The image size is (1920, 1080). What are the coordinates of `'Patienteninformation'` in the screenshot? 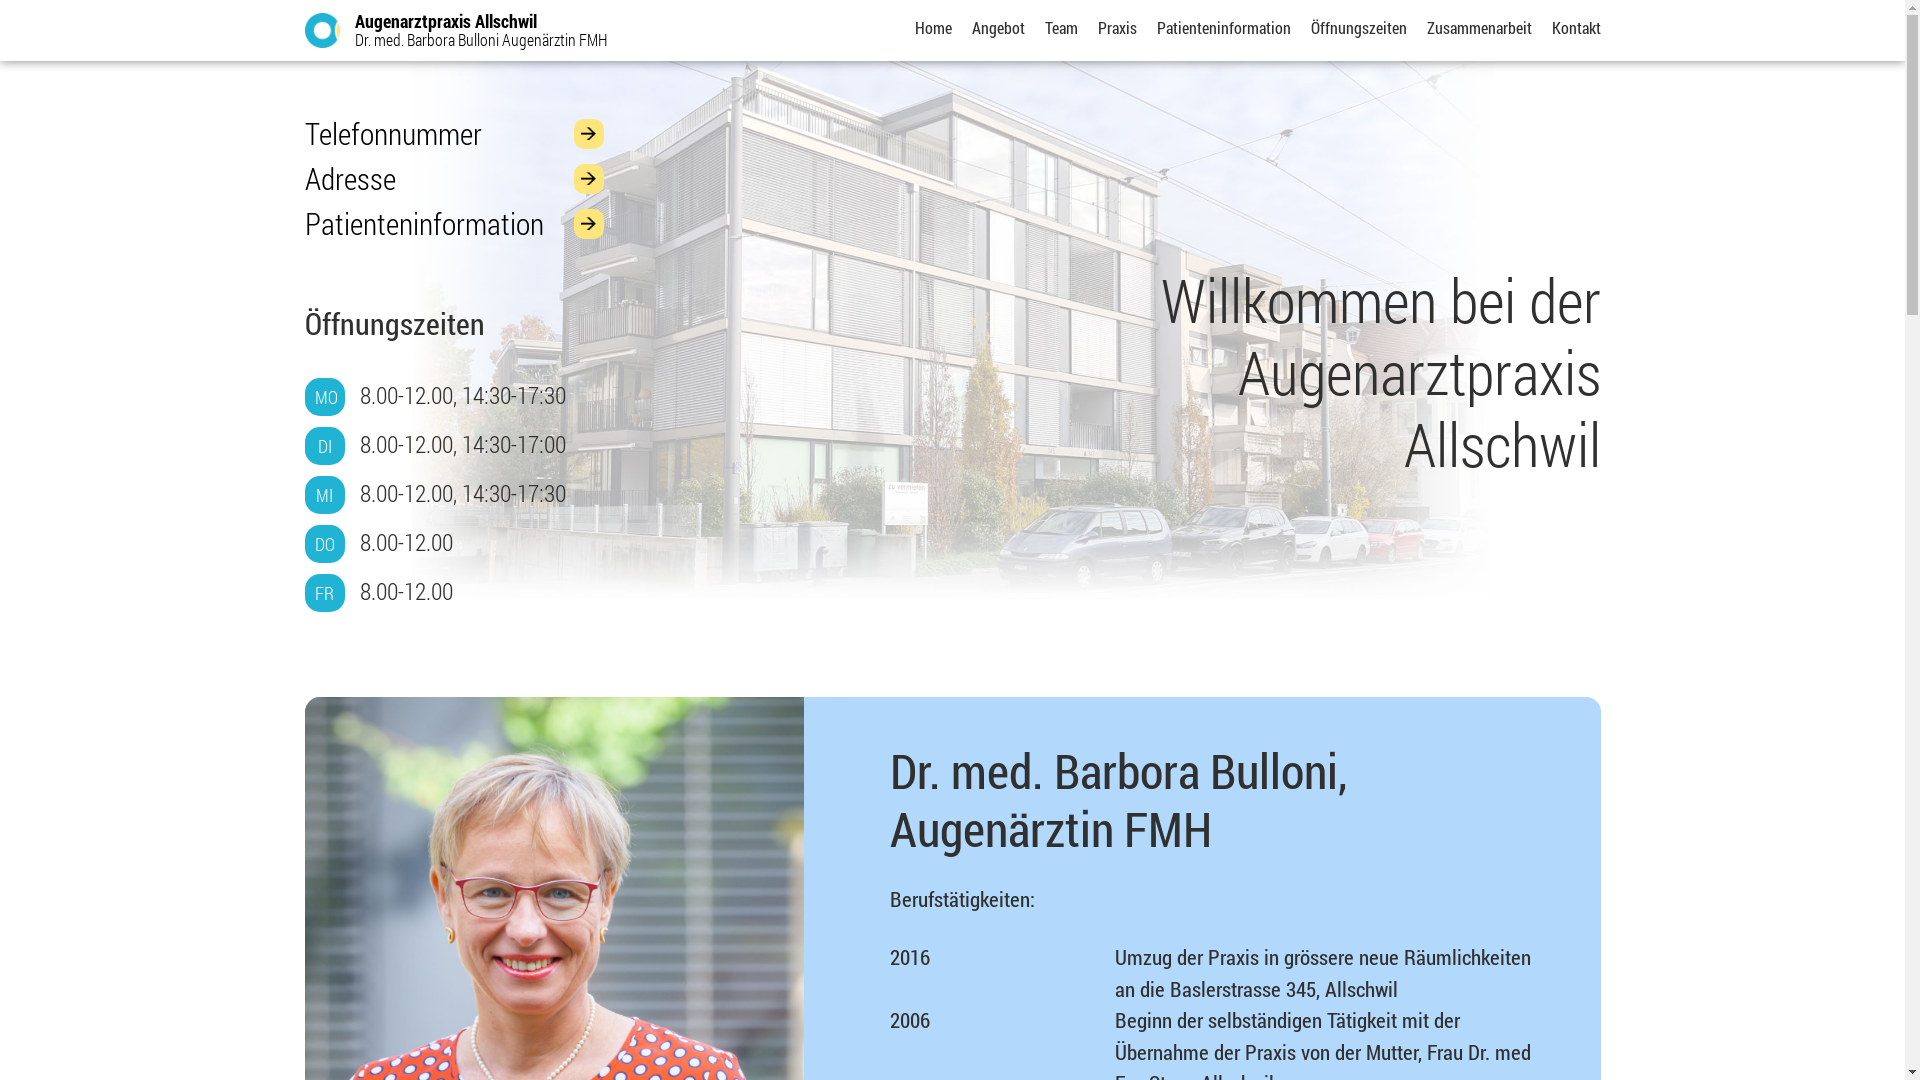 It's located at (452, 223).